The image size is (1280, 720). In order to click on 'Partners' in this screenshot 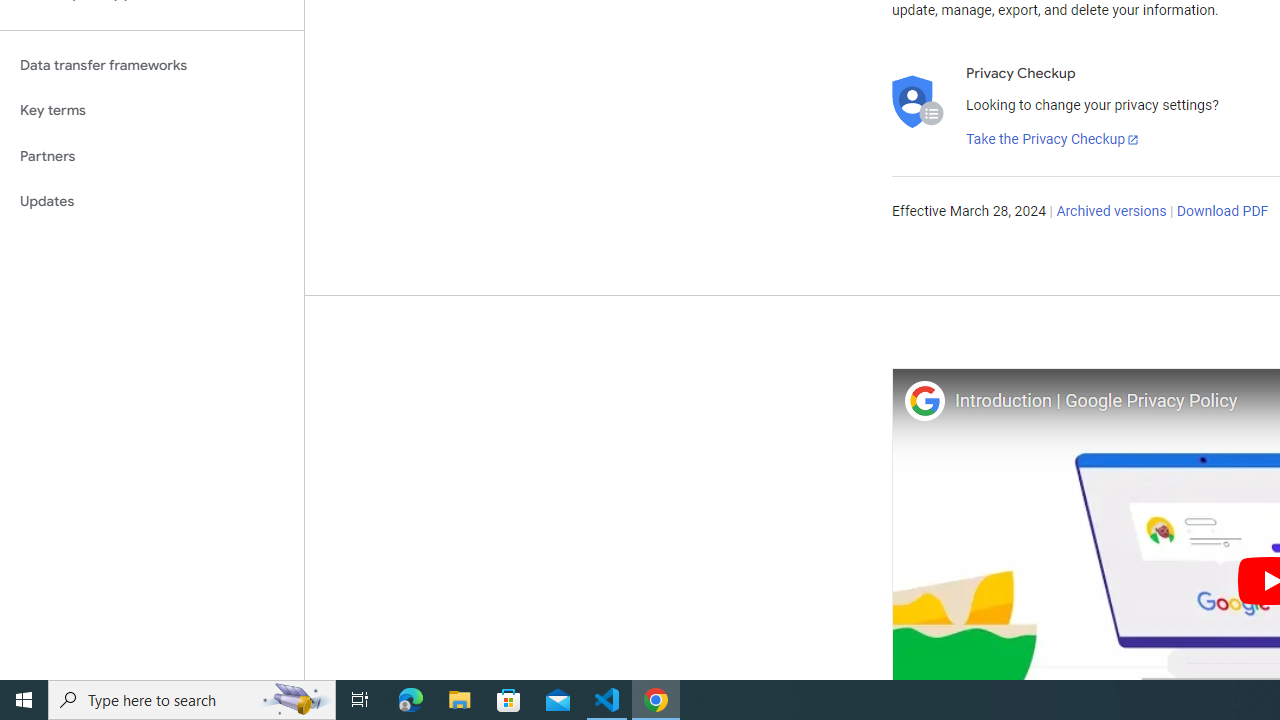, I will do `click(151, 155)`.